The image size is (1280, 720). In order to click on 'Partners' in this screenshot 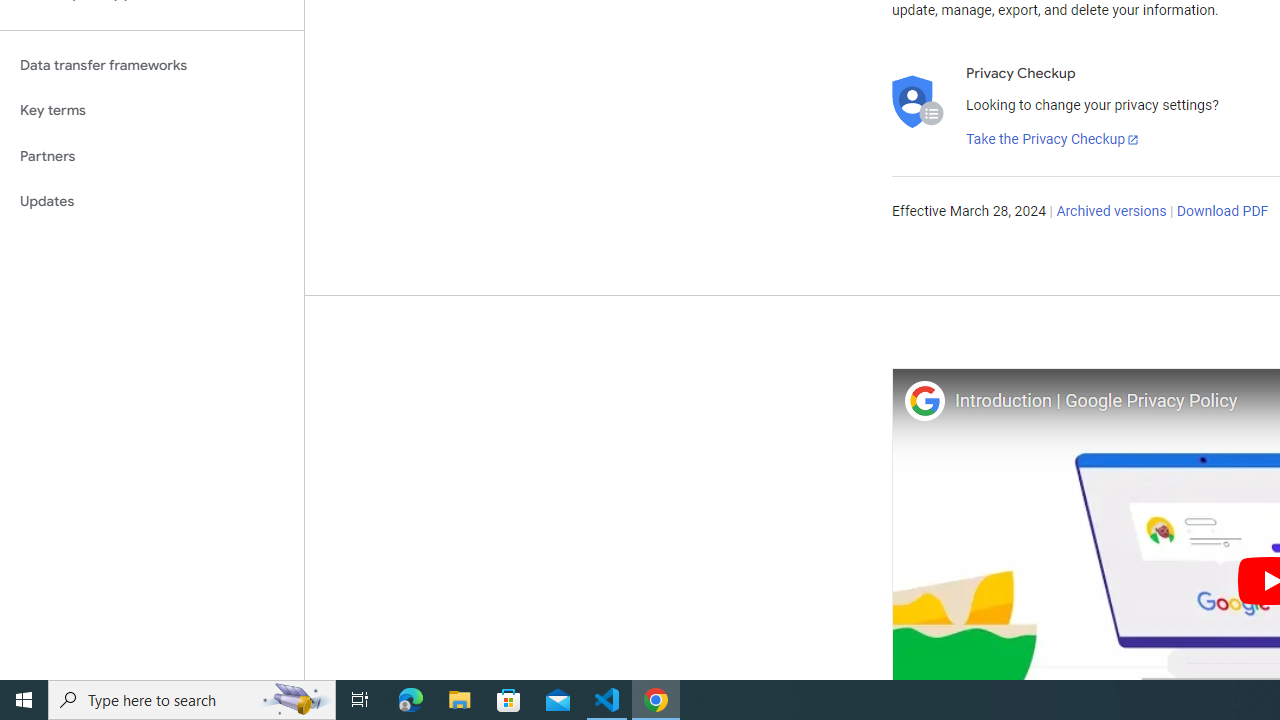, I will do `click(151, 155)`.